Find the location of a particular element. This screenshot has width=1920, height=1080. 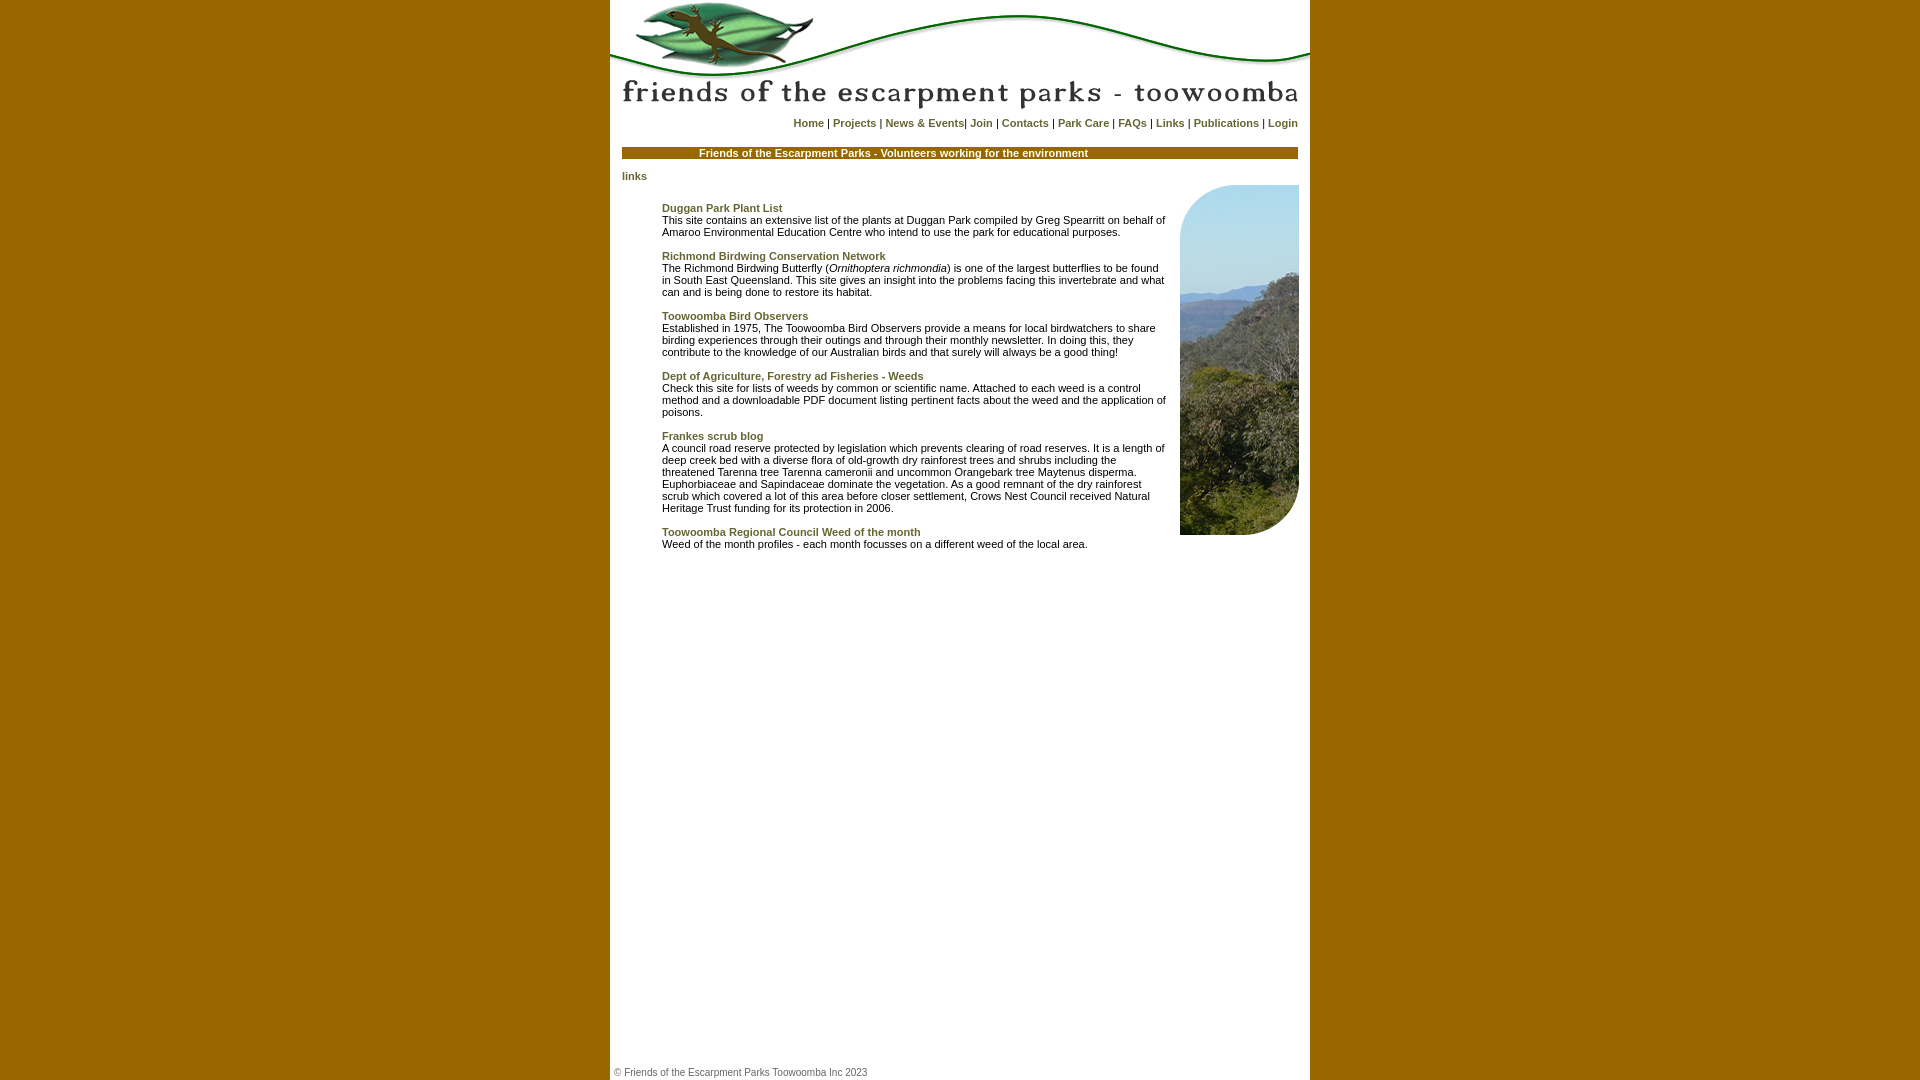

'Home' is located at coordinates (791, 122).